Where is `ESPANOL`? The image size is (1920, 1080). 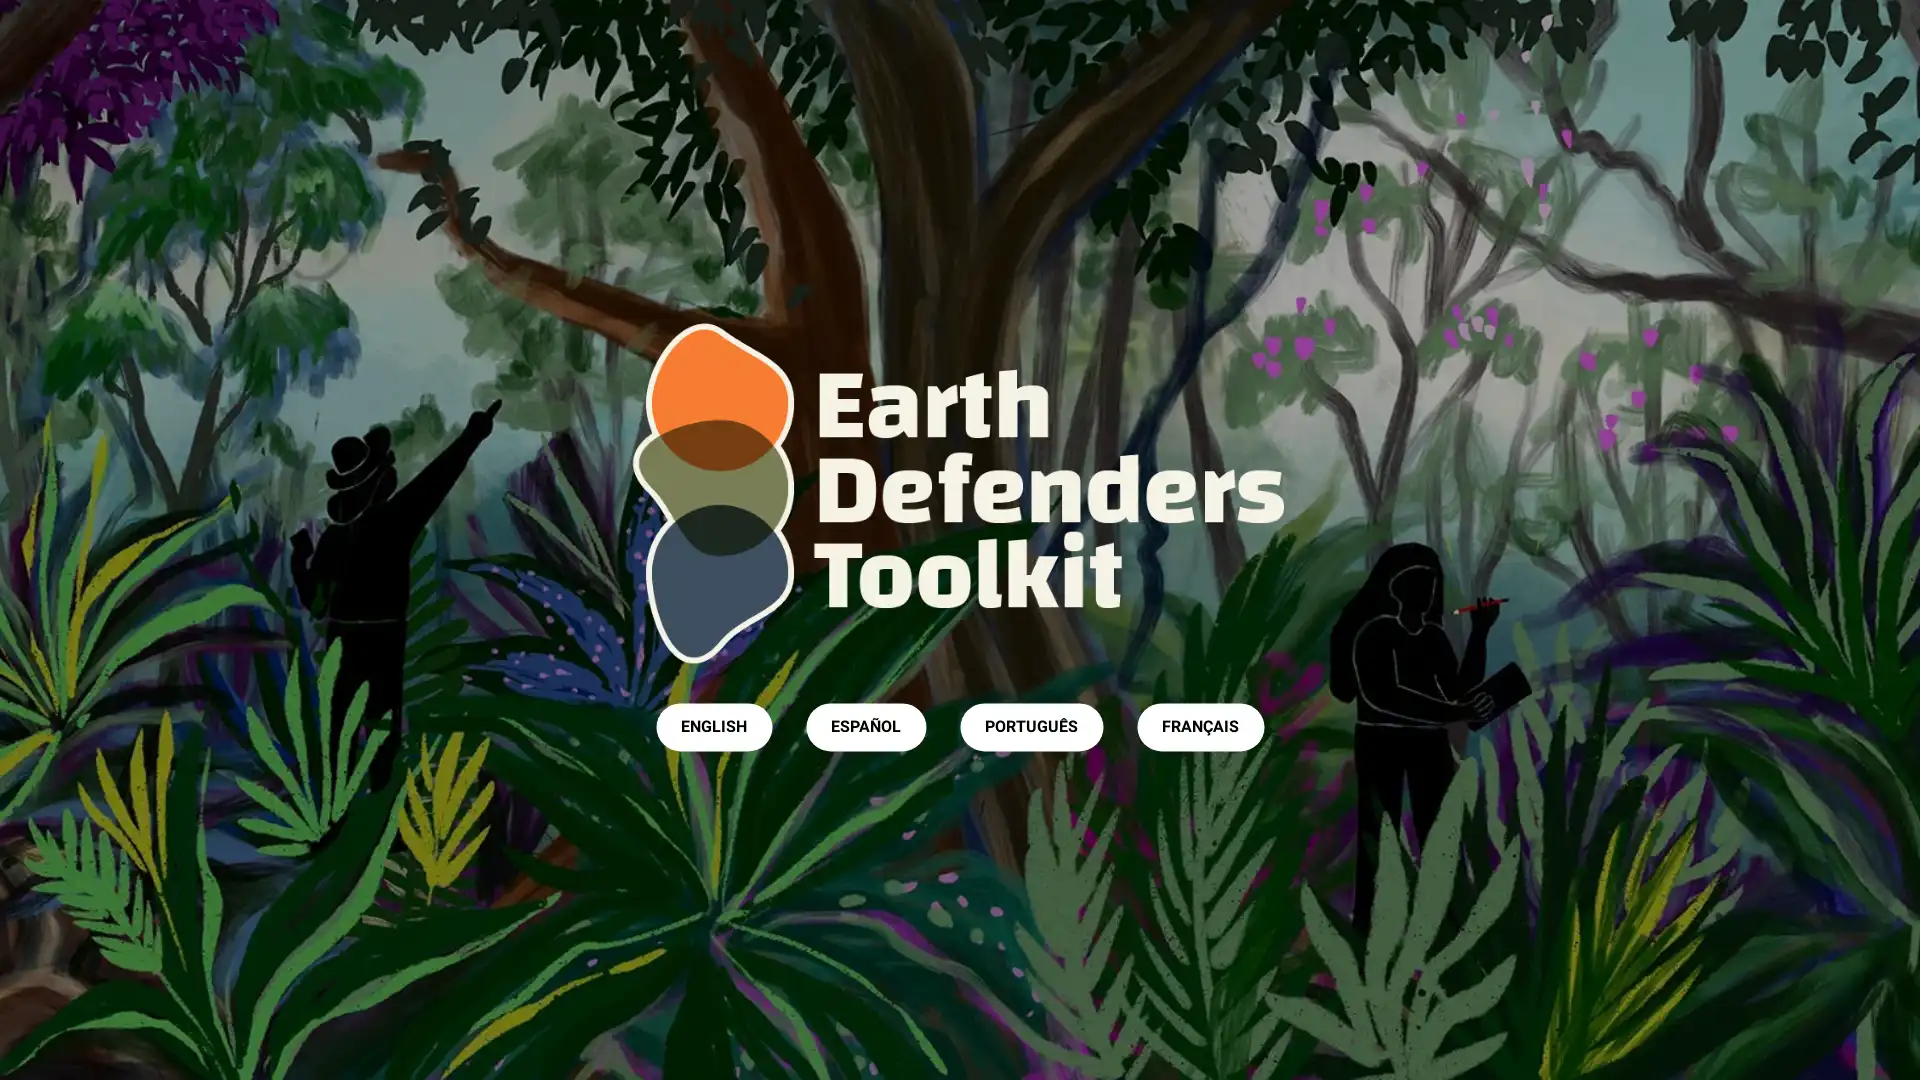 ESPANOL is located at coordinates (865, 726).